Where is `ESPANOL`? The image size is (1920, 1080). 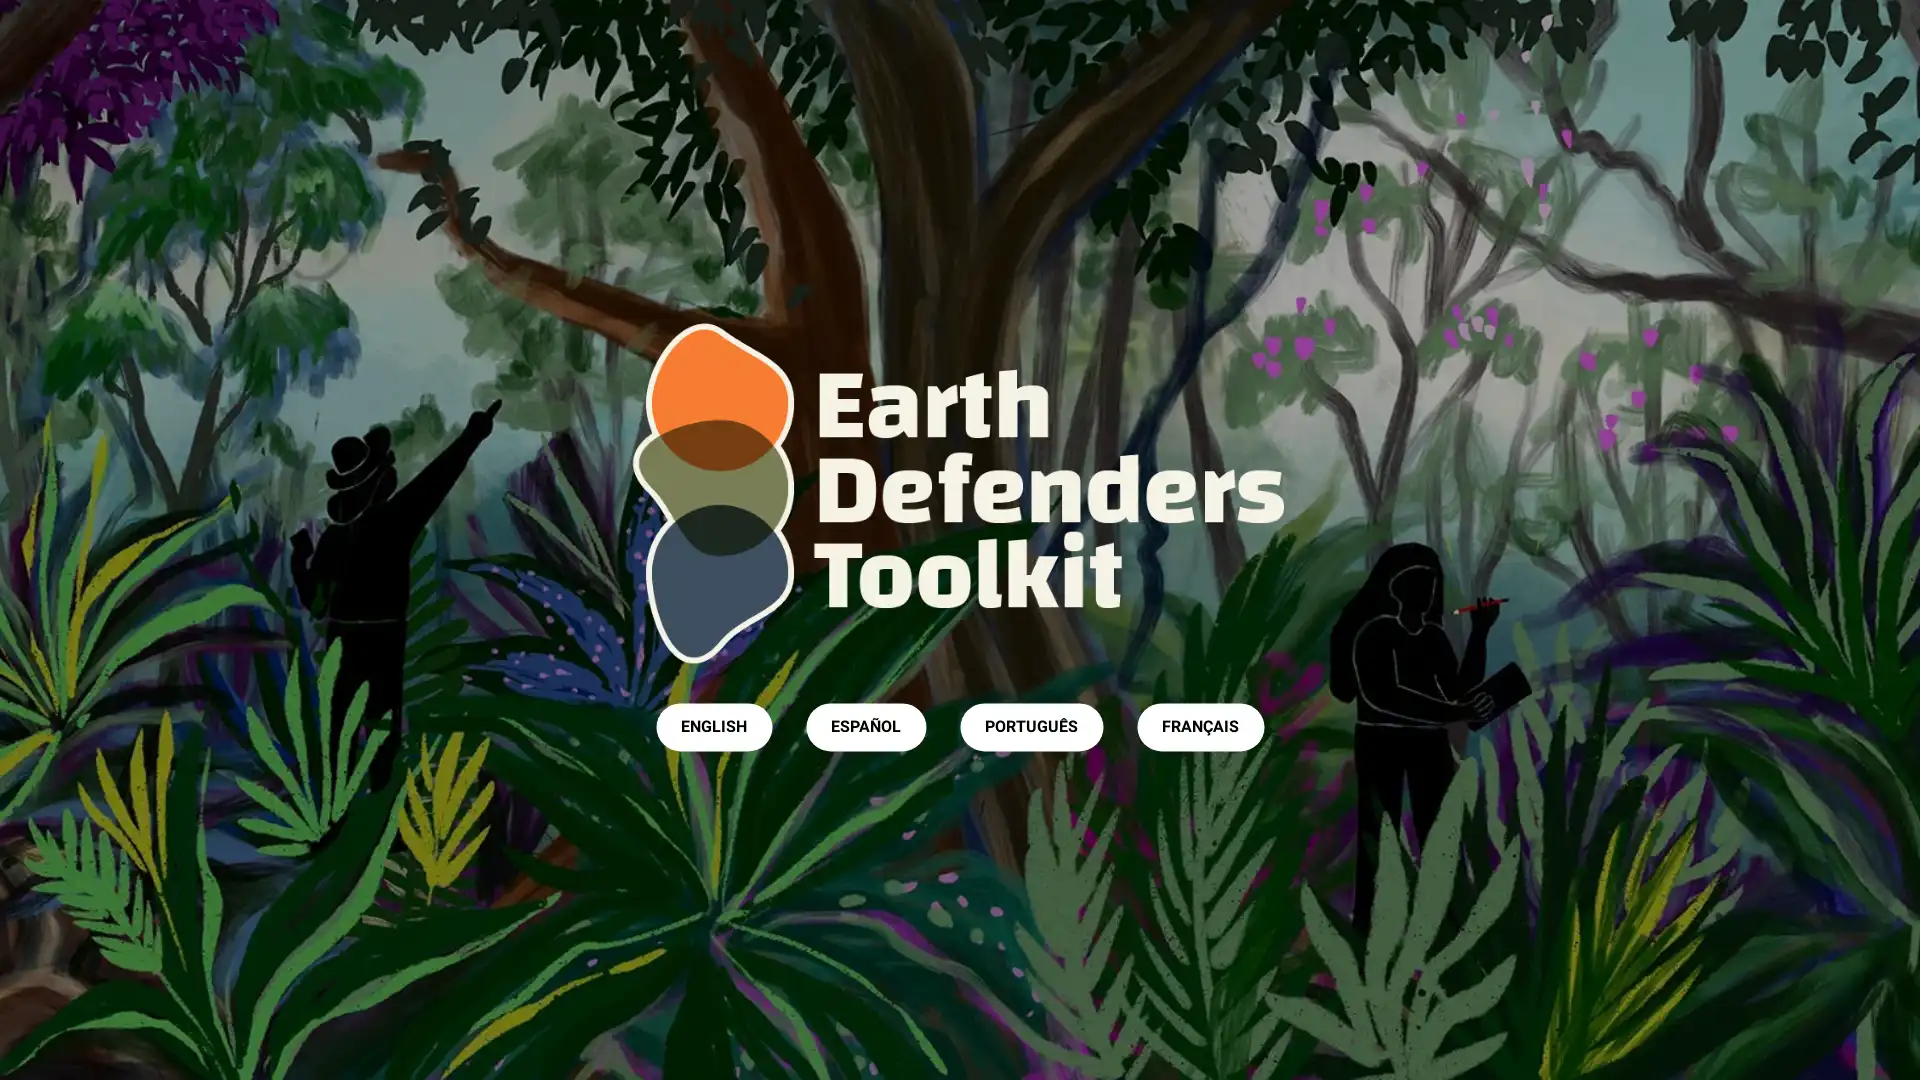 ESPANOL is located at coordinates (865, 726).